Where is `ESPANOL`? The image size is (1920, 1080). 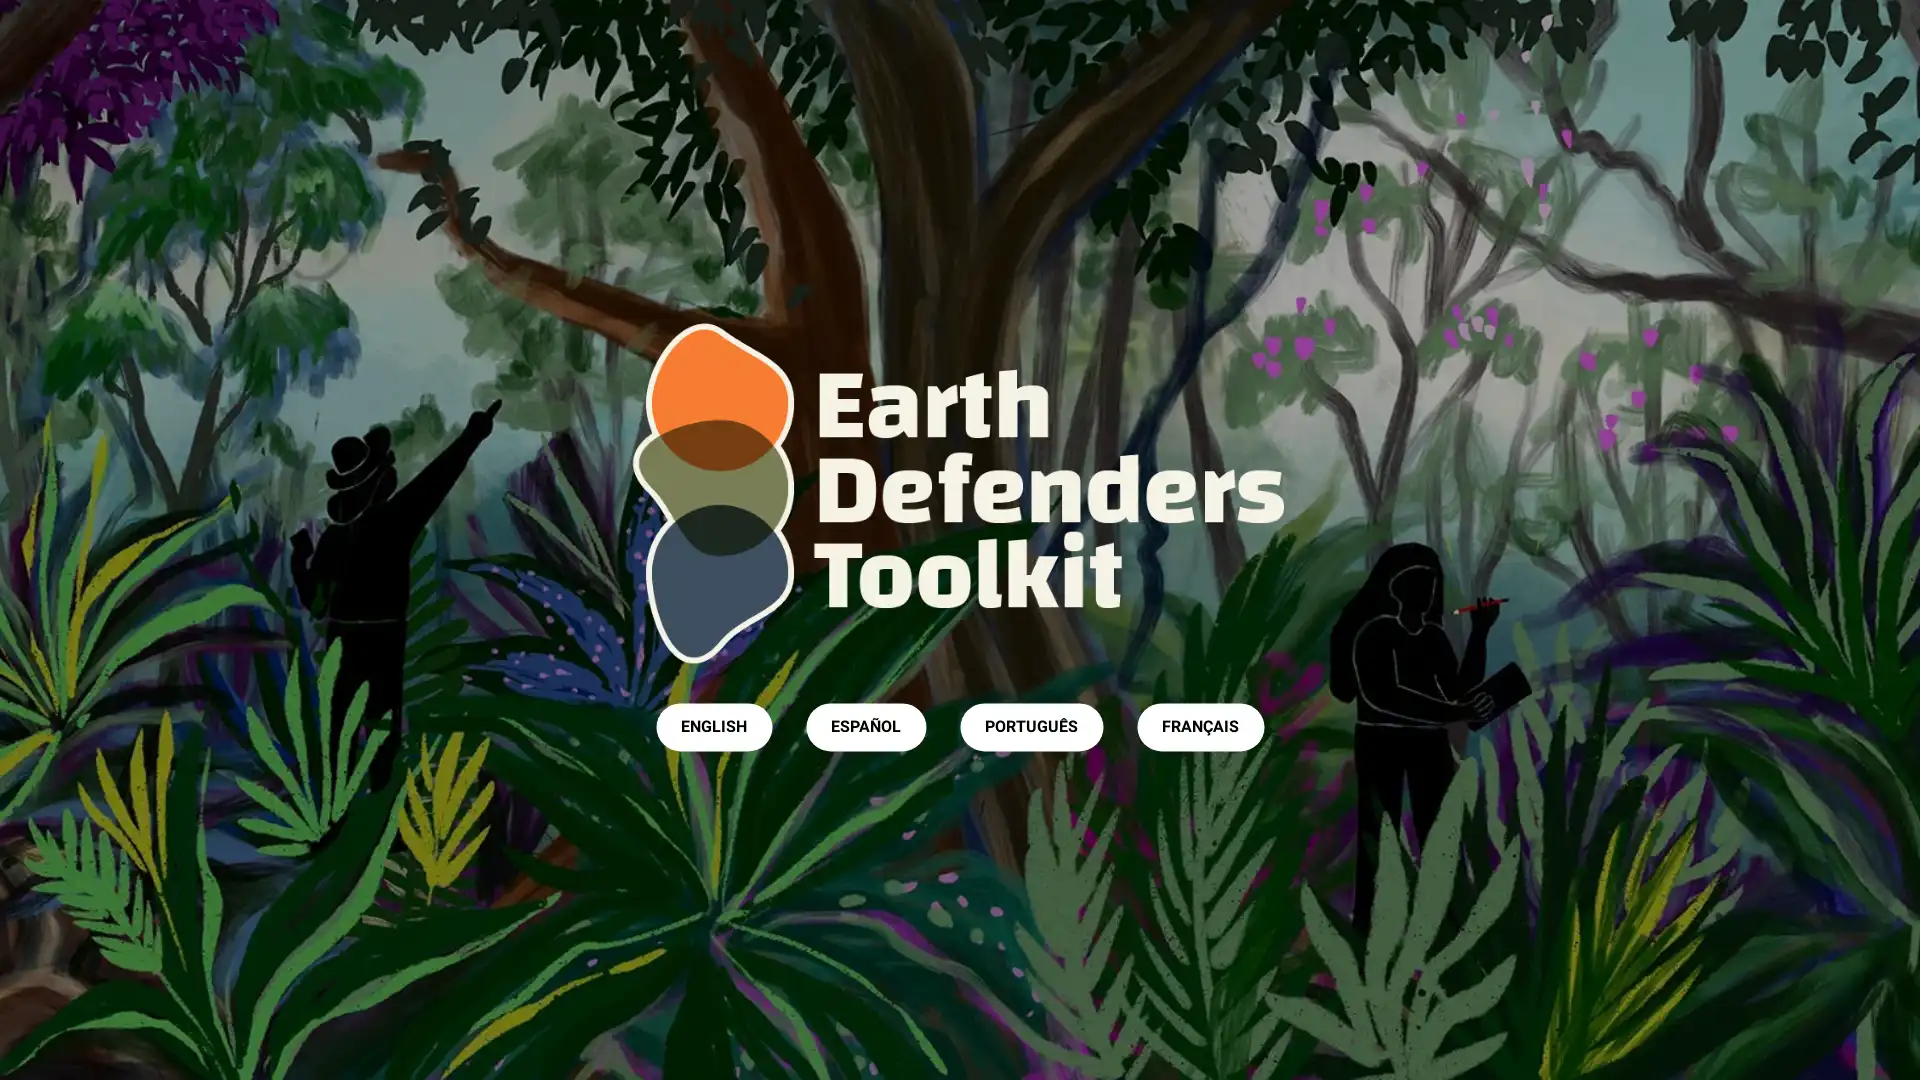 ESPANOL is located at coordinates (865, 726).